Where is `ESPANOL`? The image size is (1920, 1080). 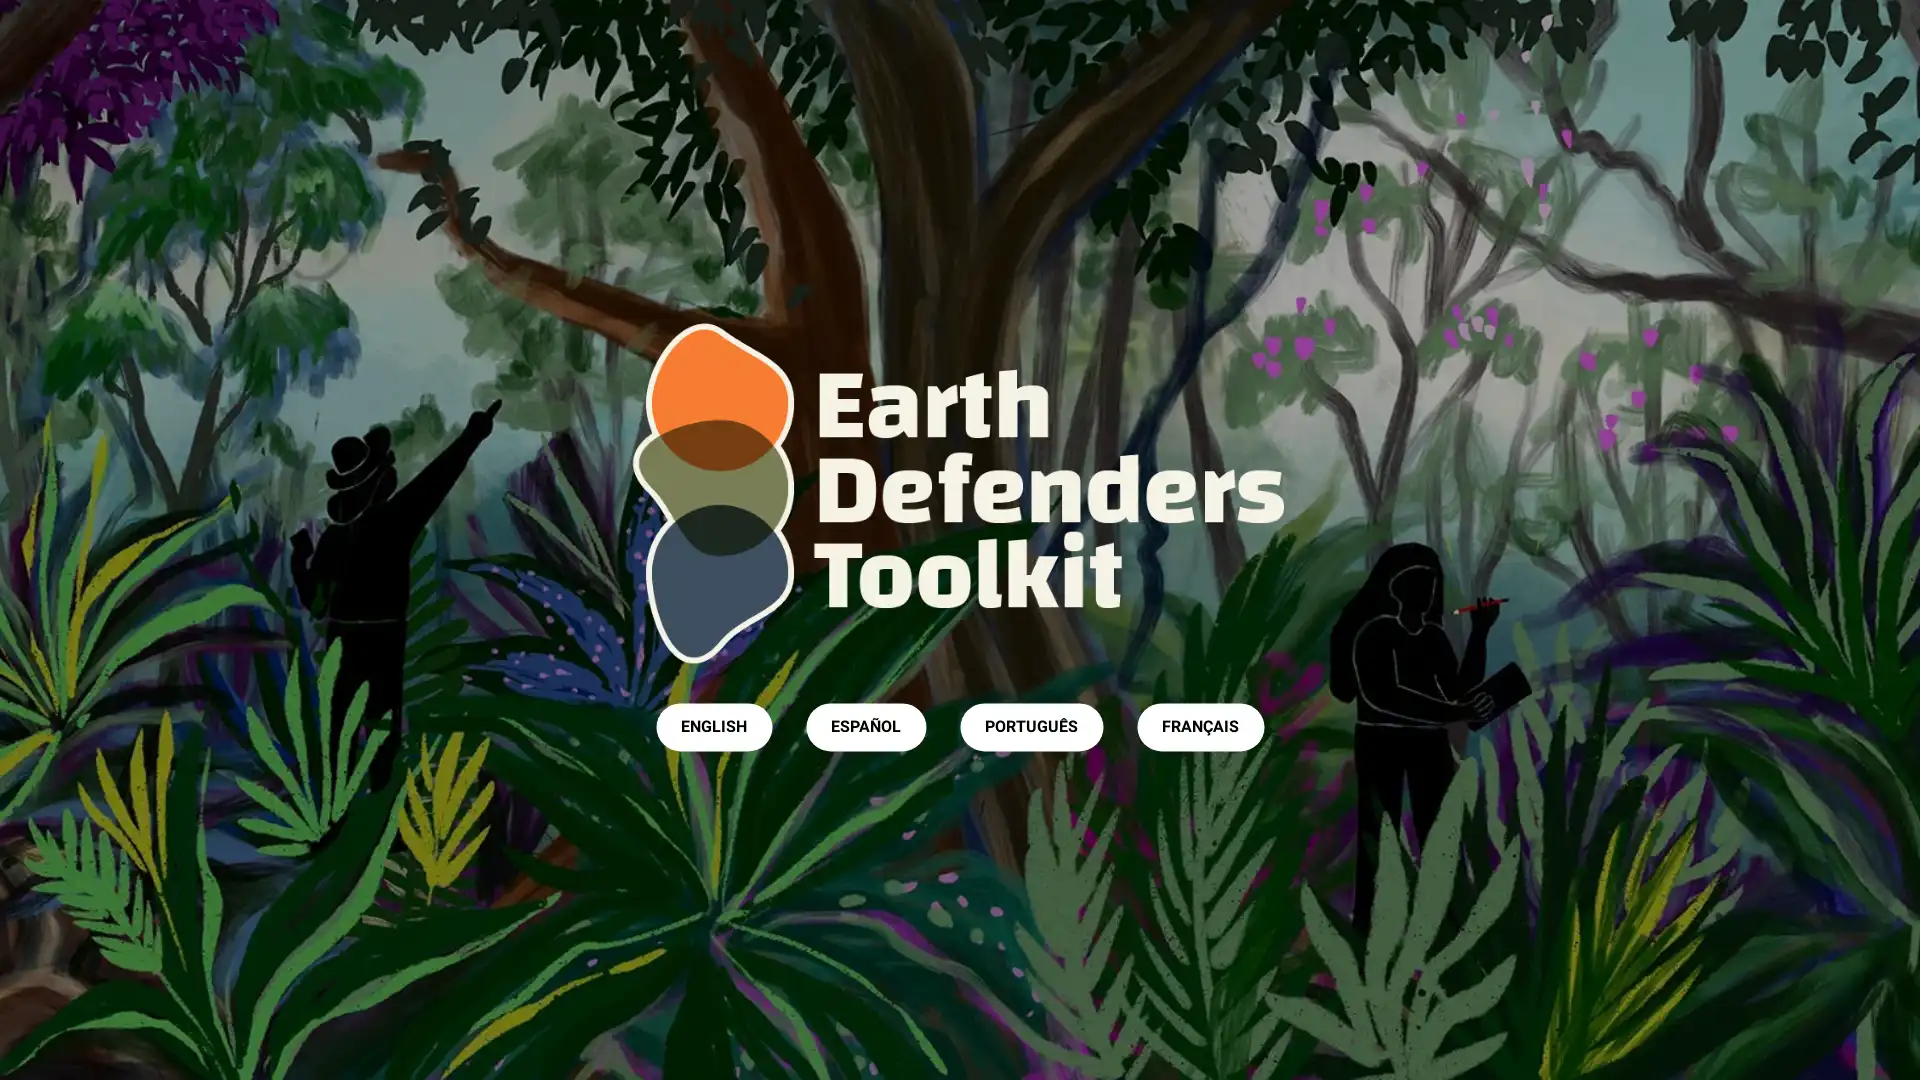 ESPANOL is located at coordinates (865, 726).